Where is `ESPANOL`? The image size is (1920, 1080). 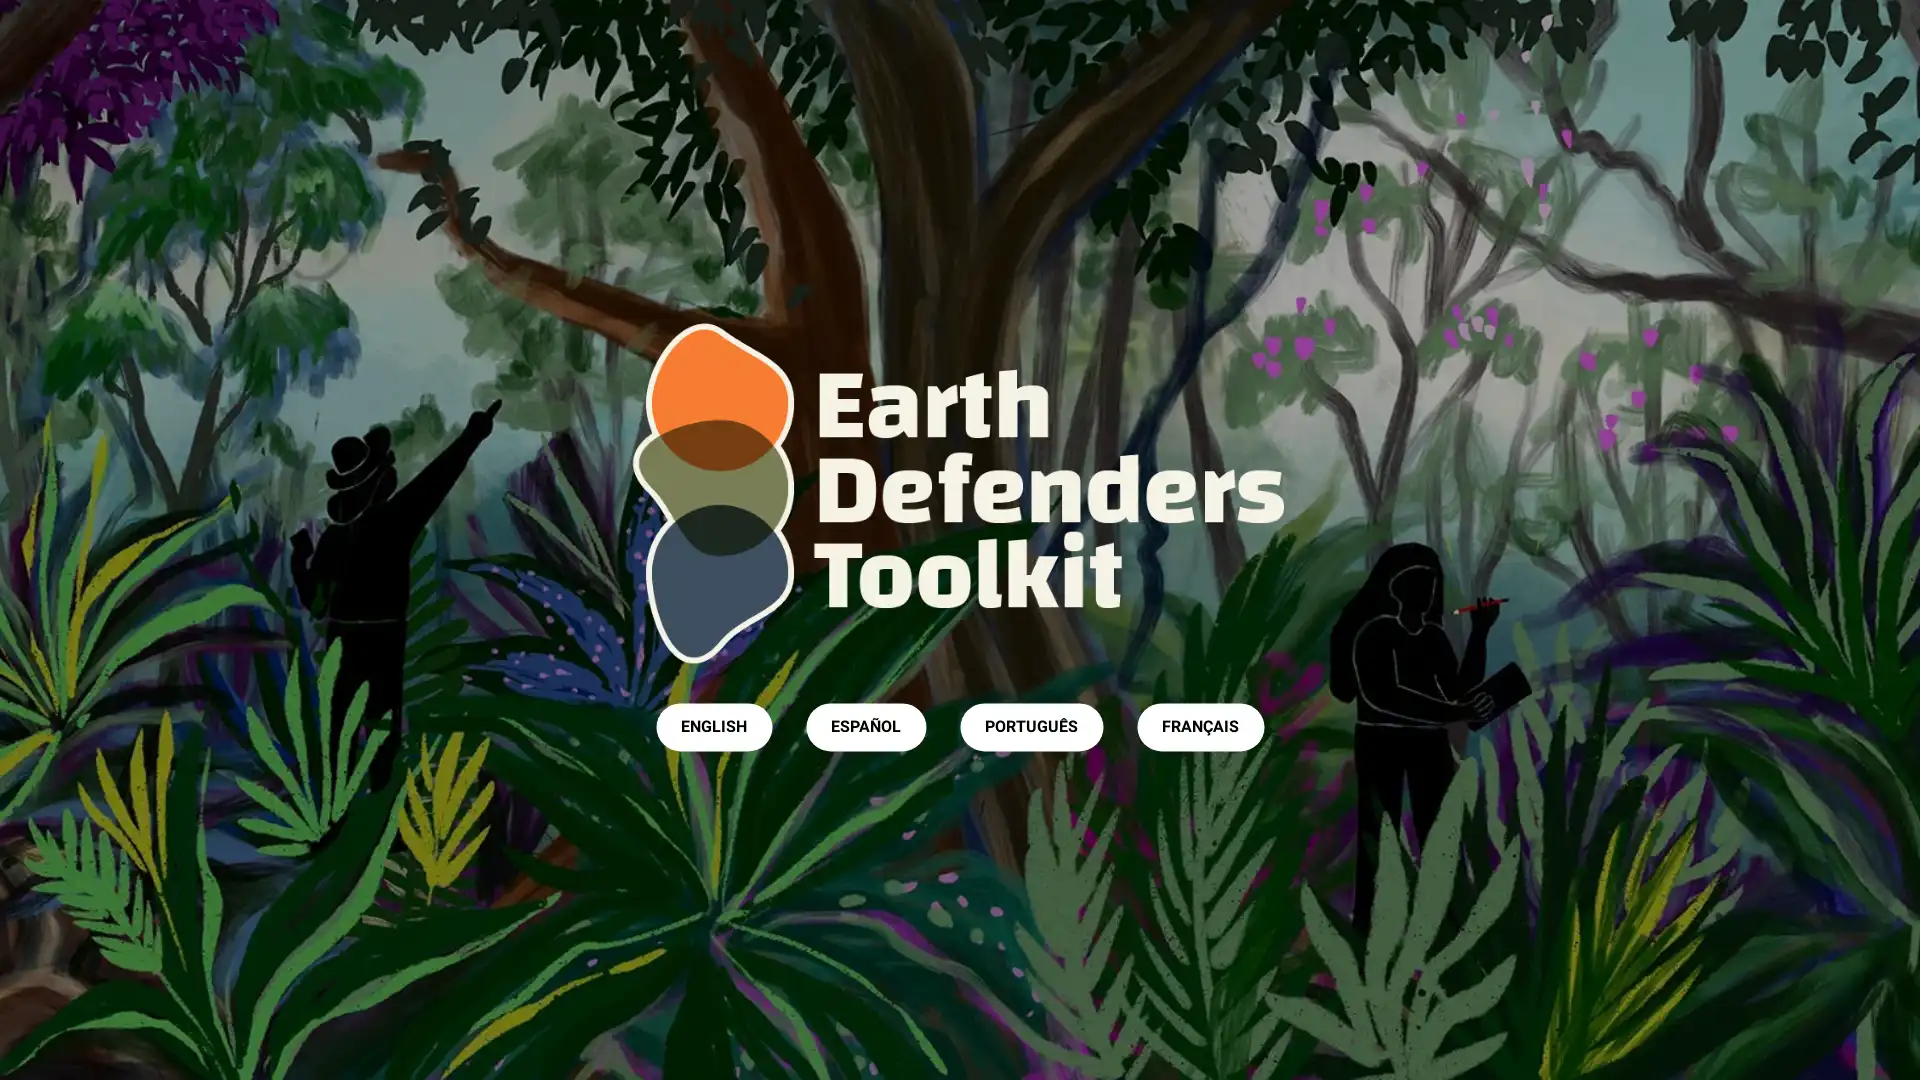 ESPANOL is located at coordinates (865, 726).